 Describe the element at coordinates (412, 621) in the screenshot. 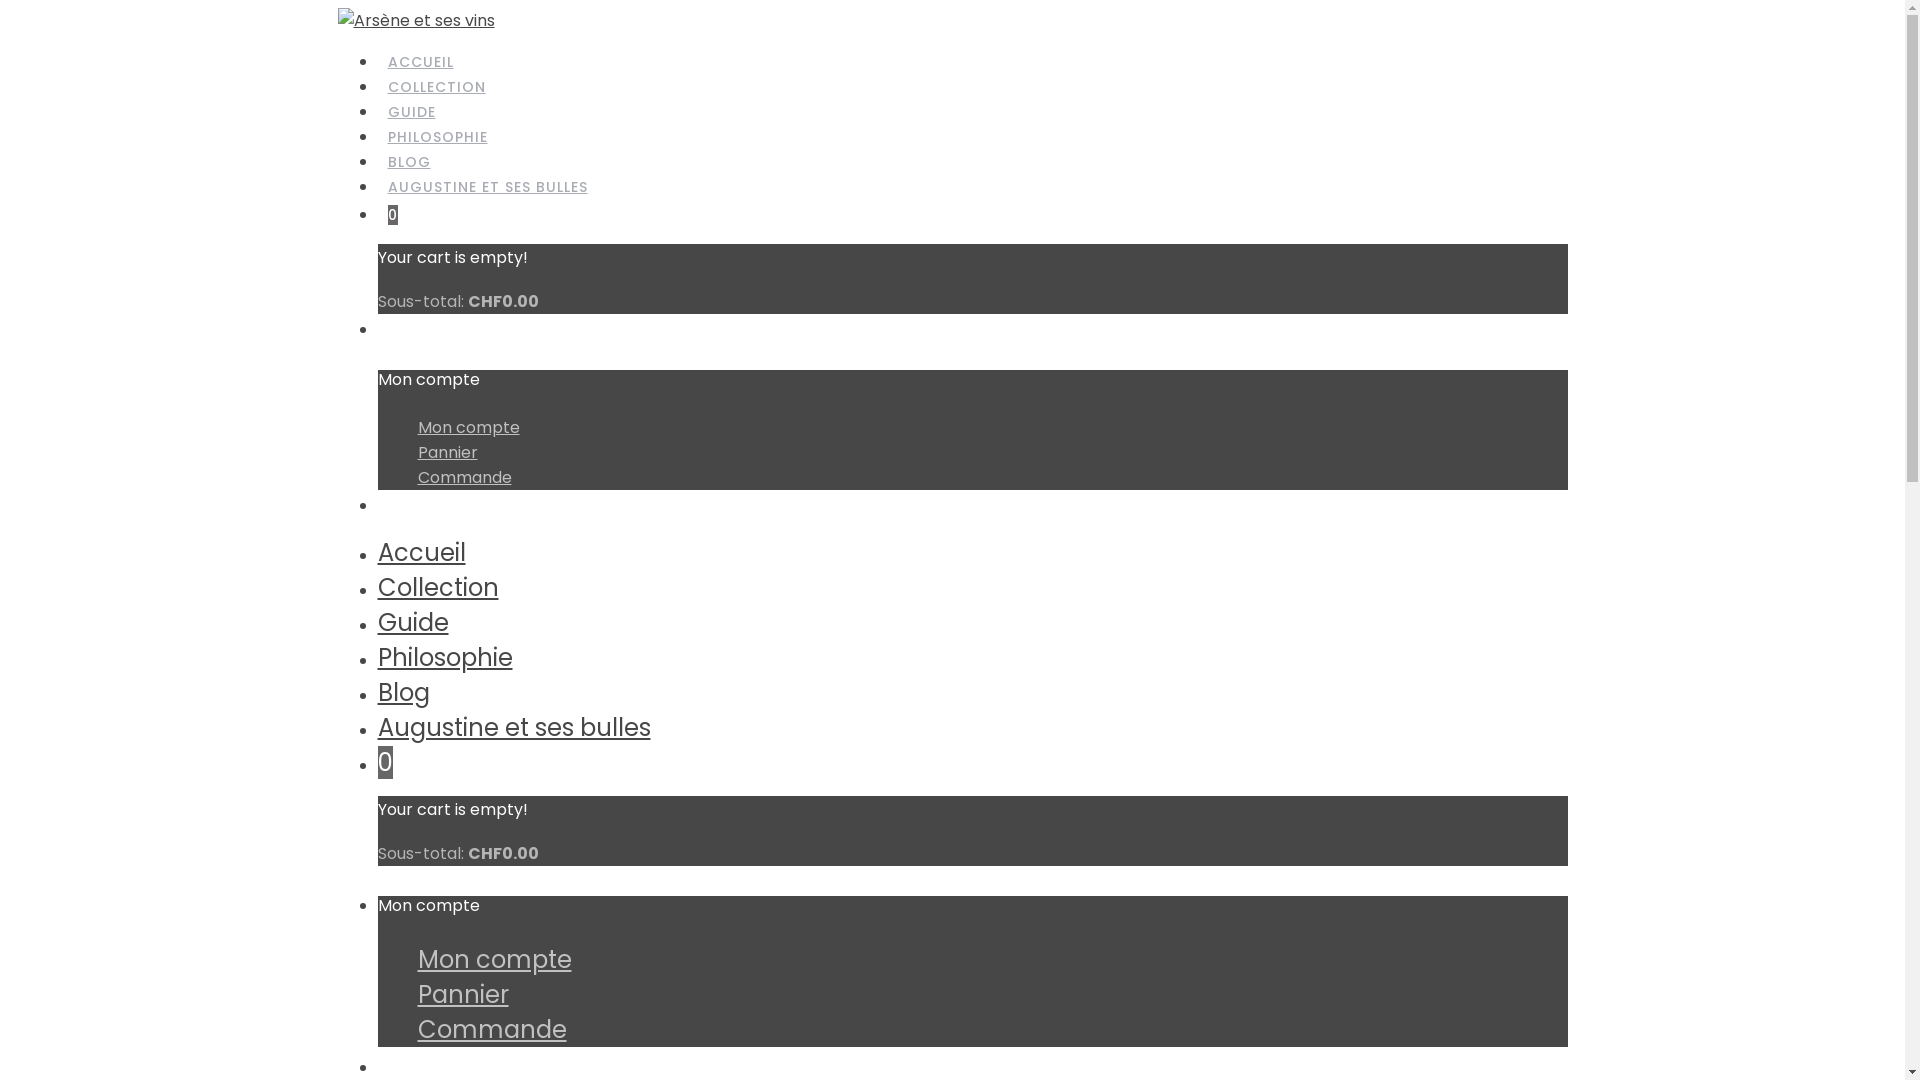

I see `'Guide'` at that location.